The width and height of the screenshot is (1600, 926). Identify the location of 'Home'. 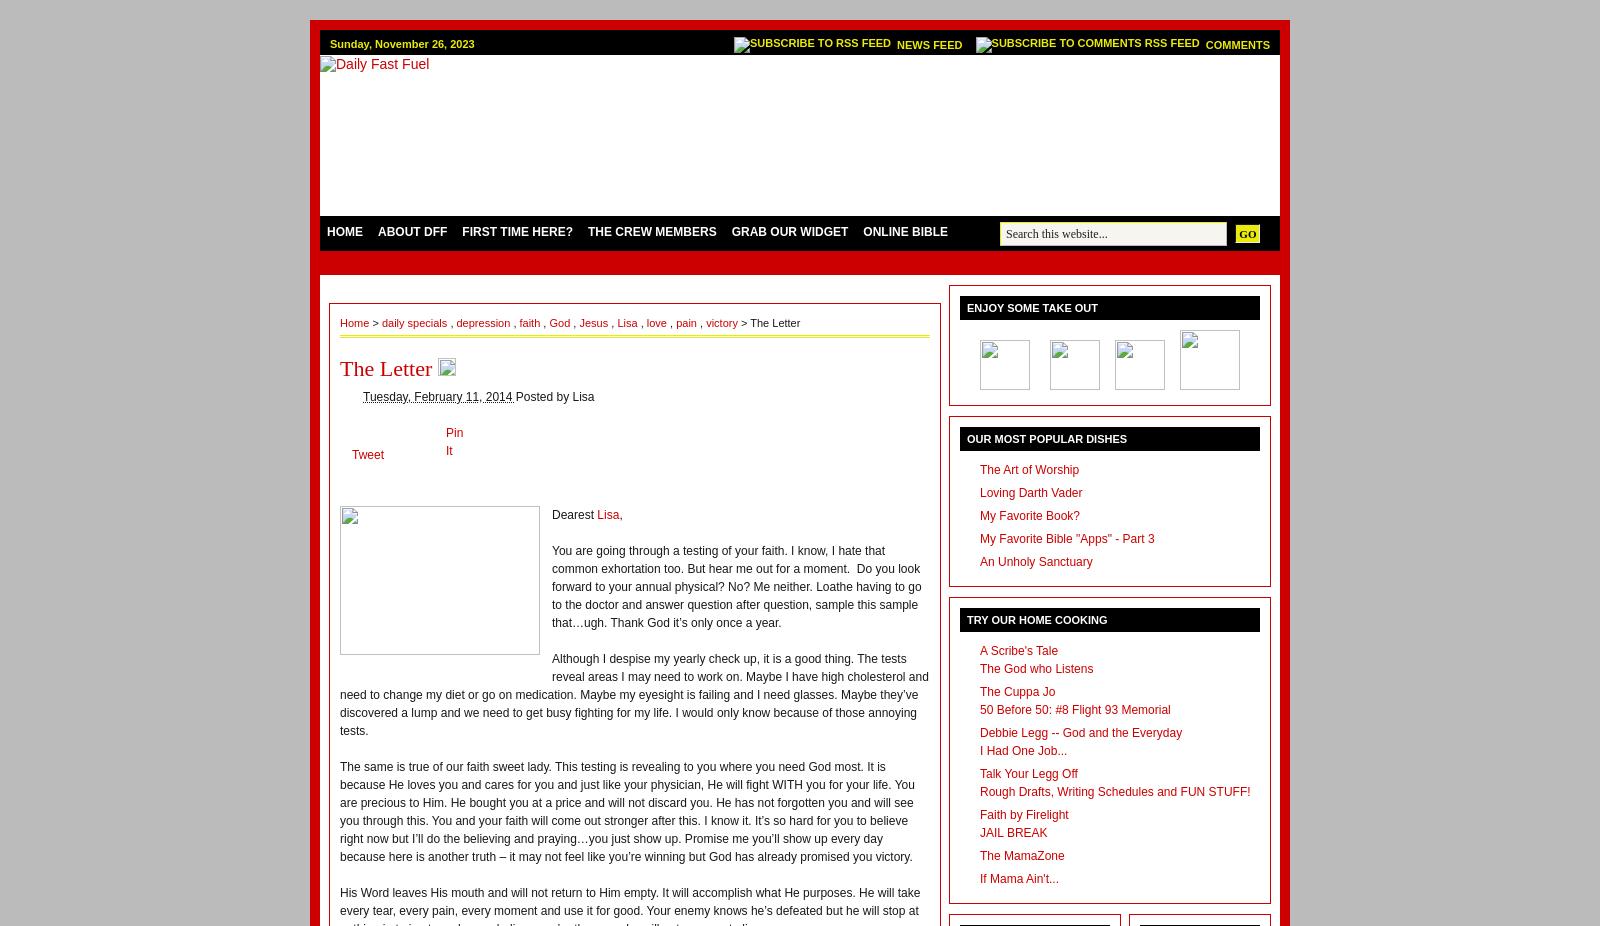
(356, 322).